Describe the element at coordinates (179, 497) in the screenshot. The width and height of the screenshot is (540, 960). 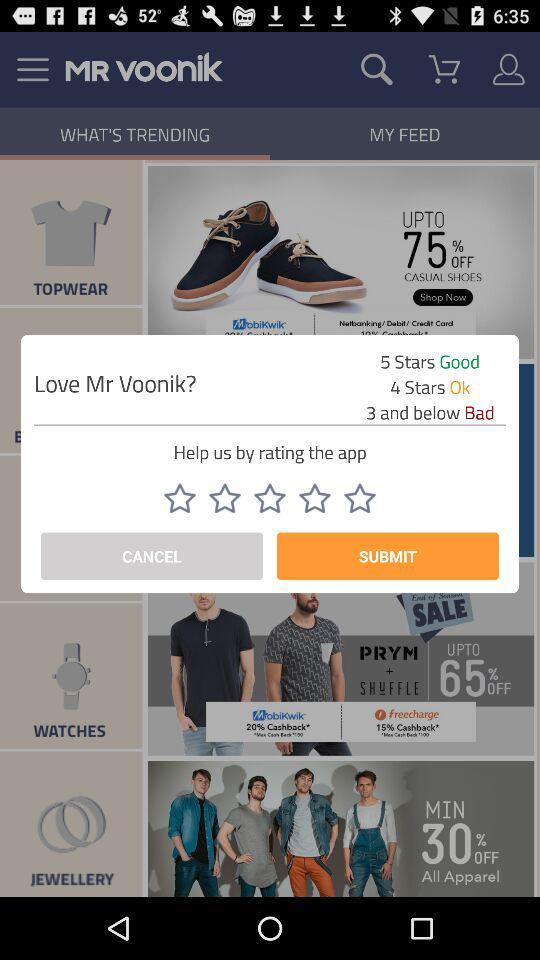
I see `button above the cancel button` at that location.